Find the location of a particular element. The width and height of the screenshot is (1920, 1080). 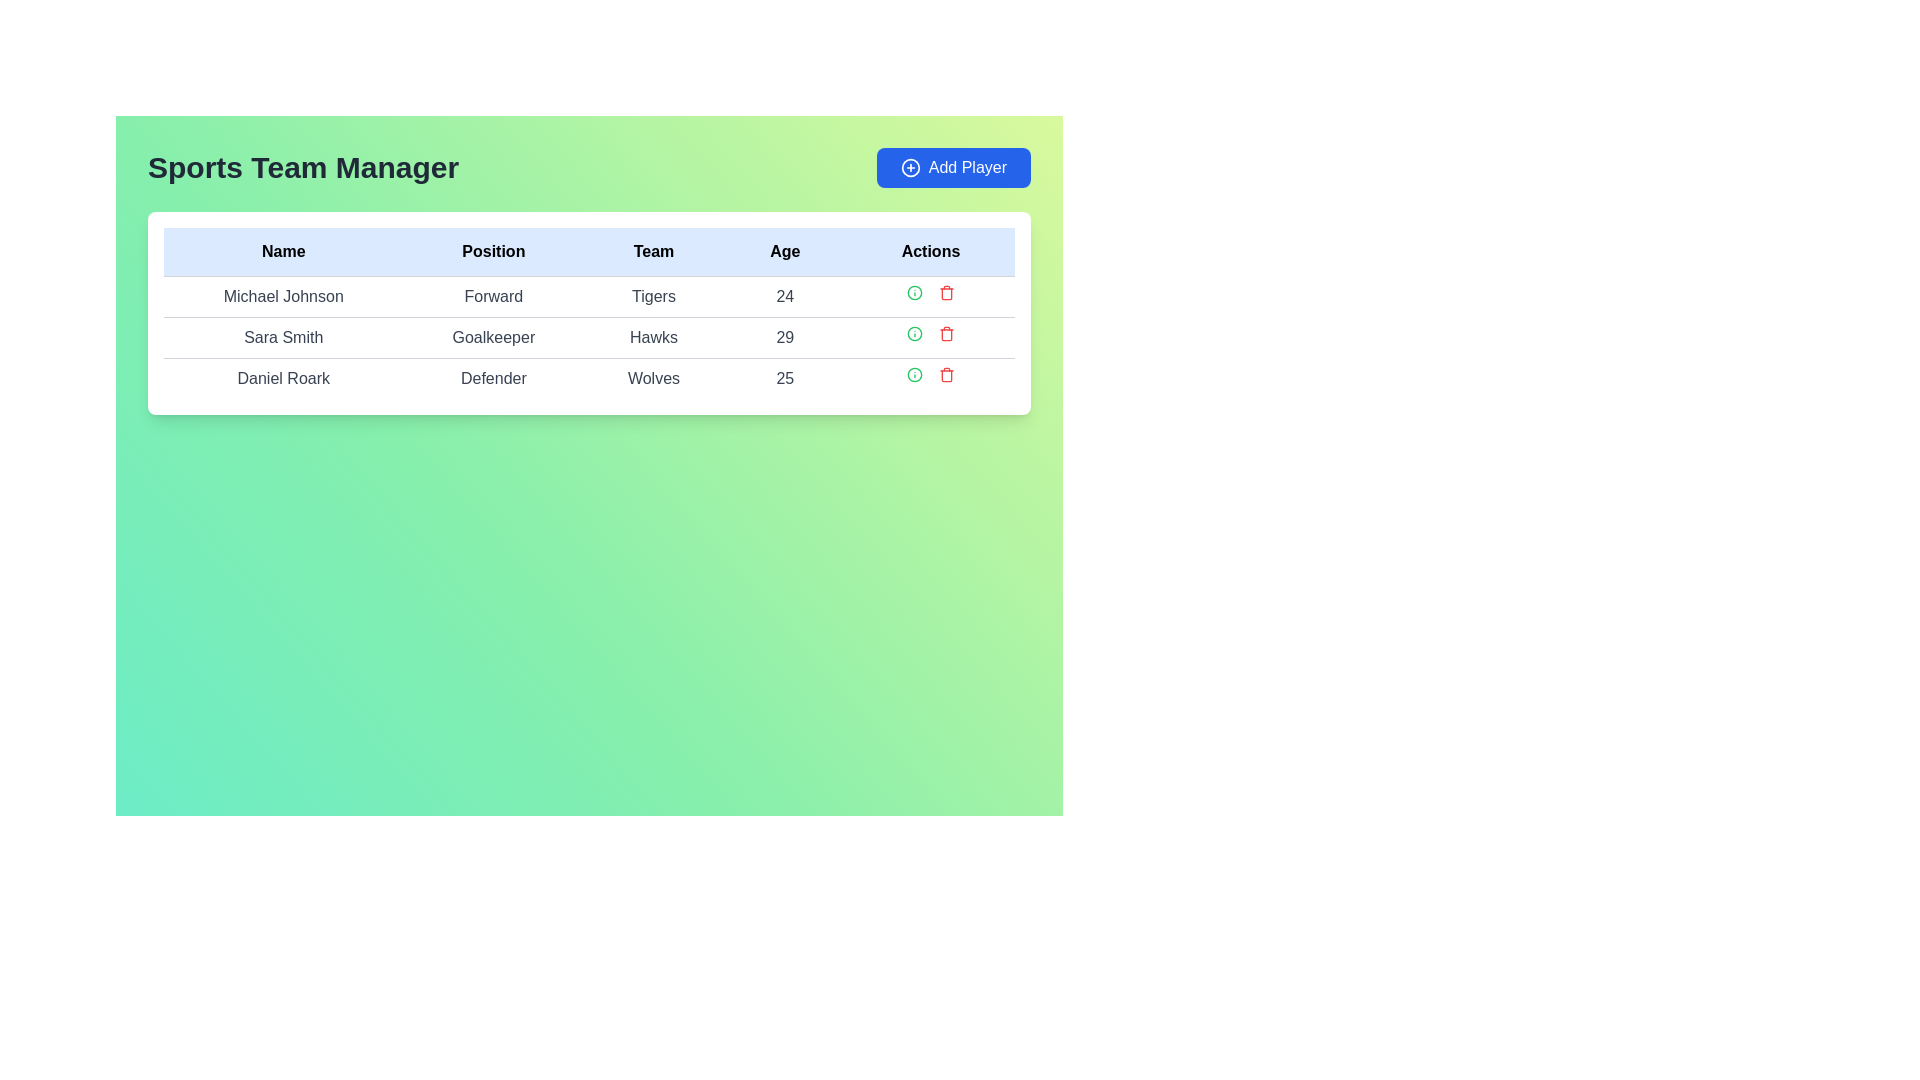

the plus (+) icon encased in a circular outline, located to the left of the 'Add Player' text on the button at the top-right portion of the interface is located at coordinates (909, 167).